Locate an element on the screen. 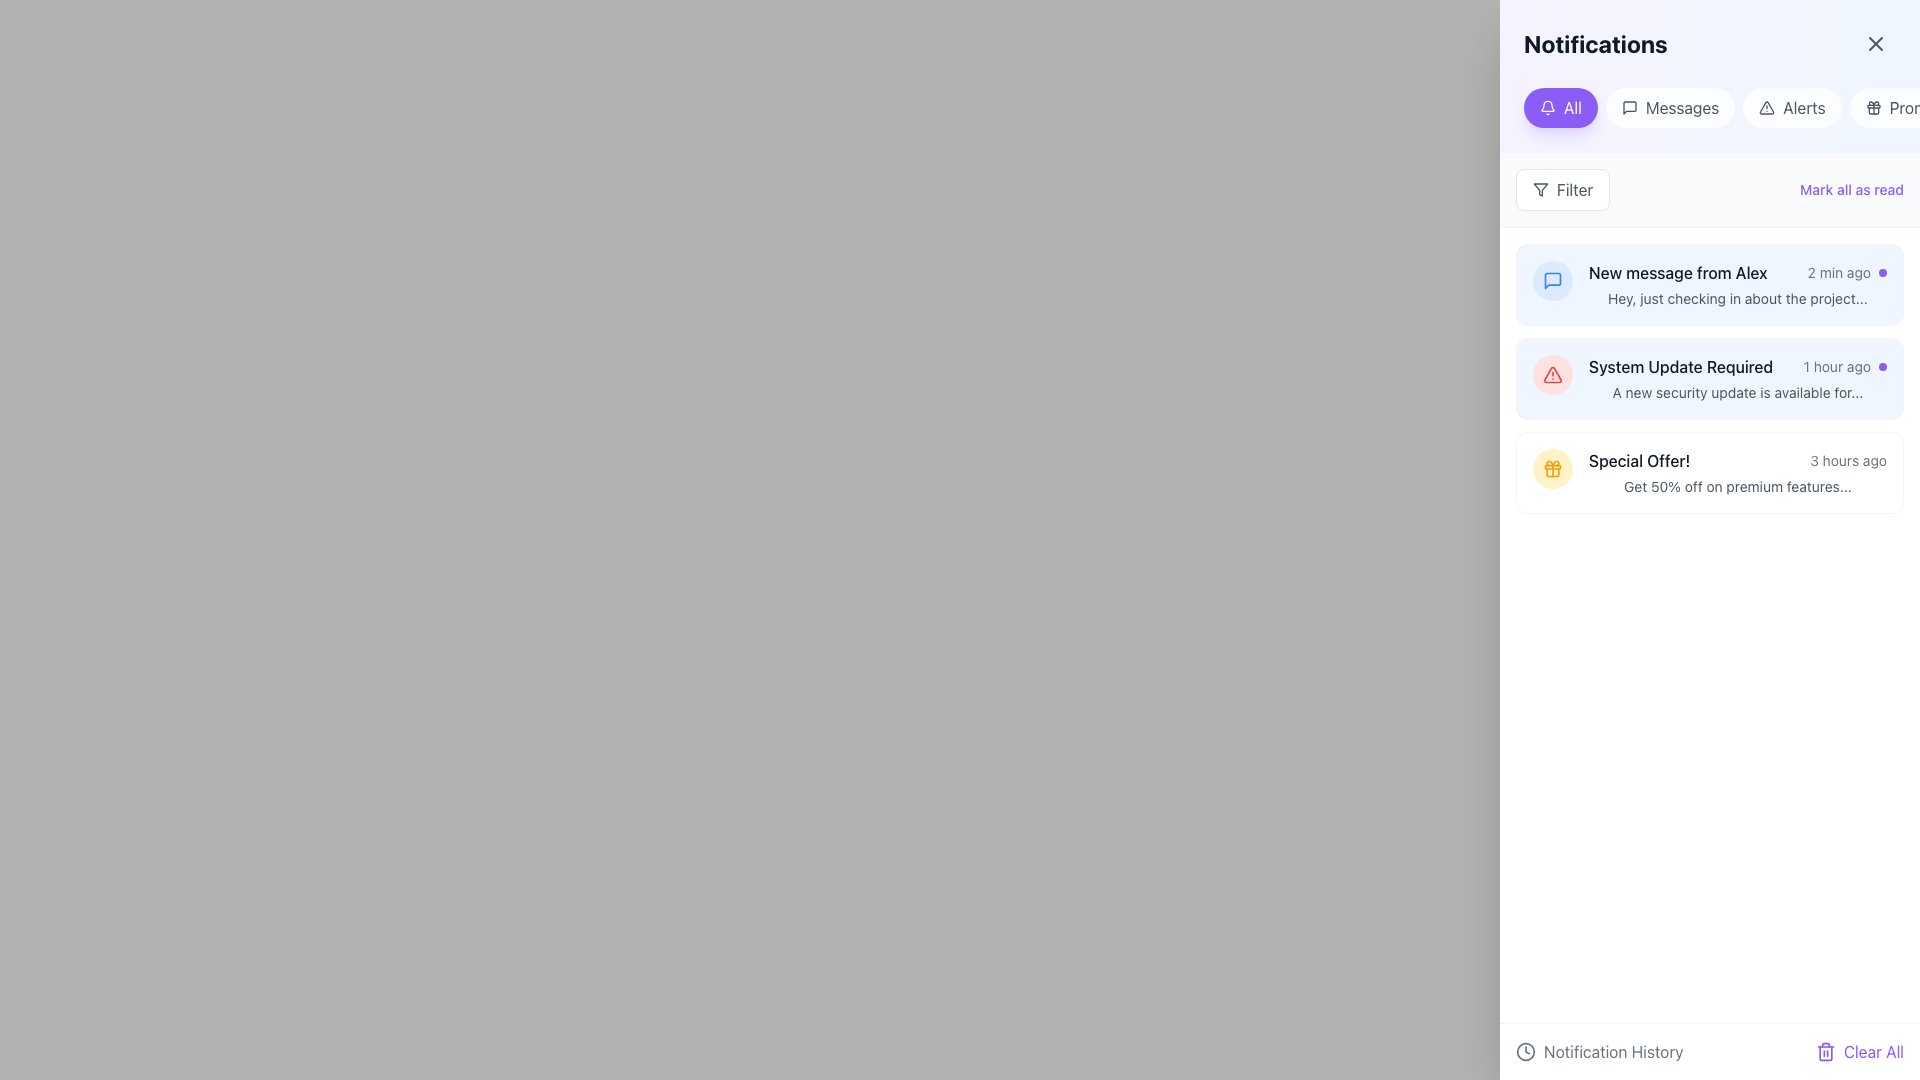 The image size is (1920, 1080). the 'clear all notifications' text label located at the bottom-right corner next to the trash bin icon is located at coordinates (1872, 1051).